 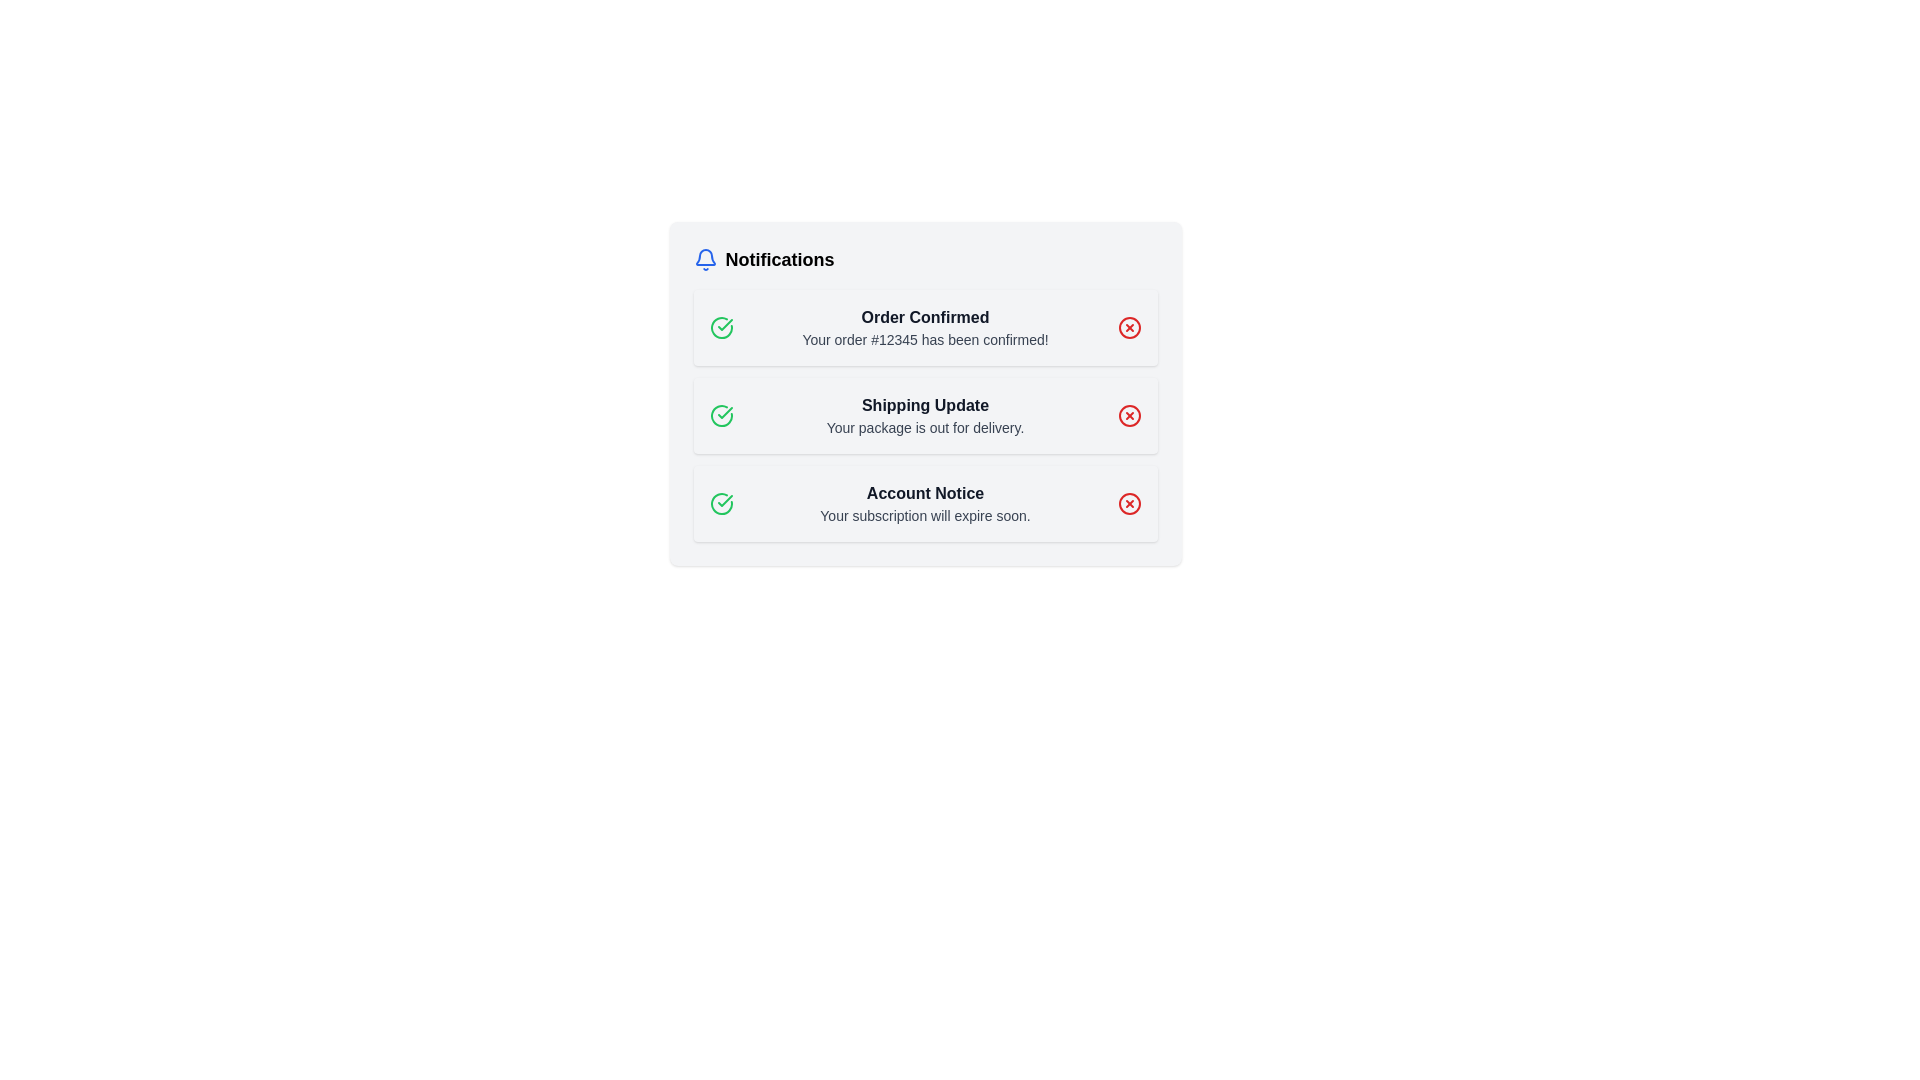 What do you see at coordinates (924, 503) in the screenshot?
I see `text displayed in the third notification of the notification list, which contains 'Account Notice' and 'Your subscription will expire soon.'` at bounding box center [924, 503].